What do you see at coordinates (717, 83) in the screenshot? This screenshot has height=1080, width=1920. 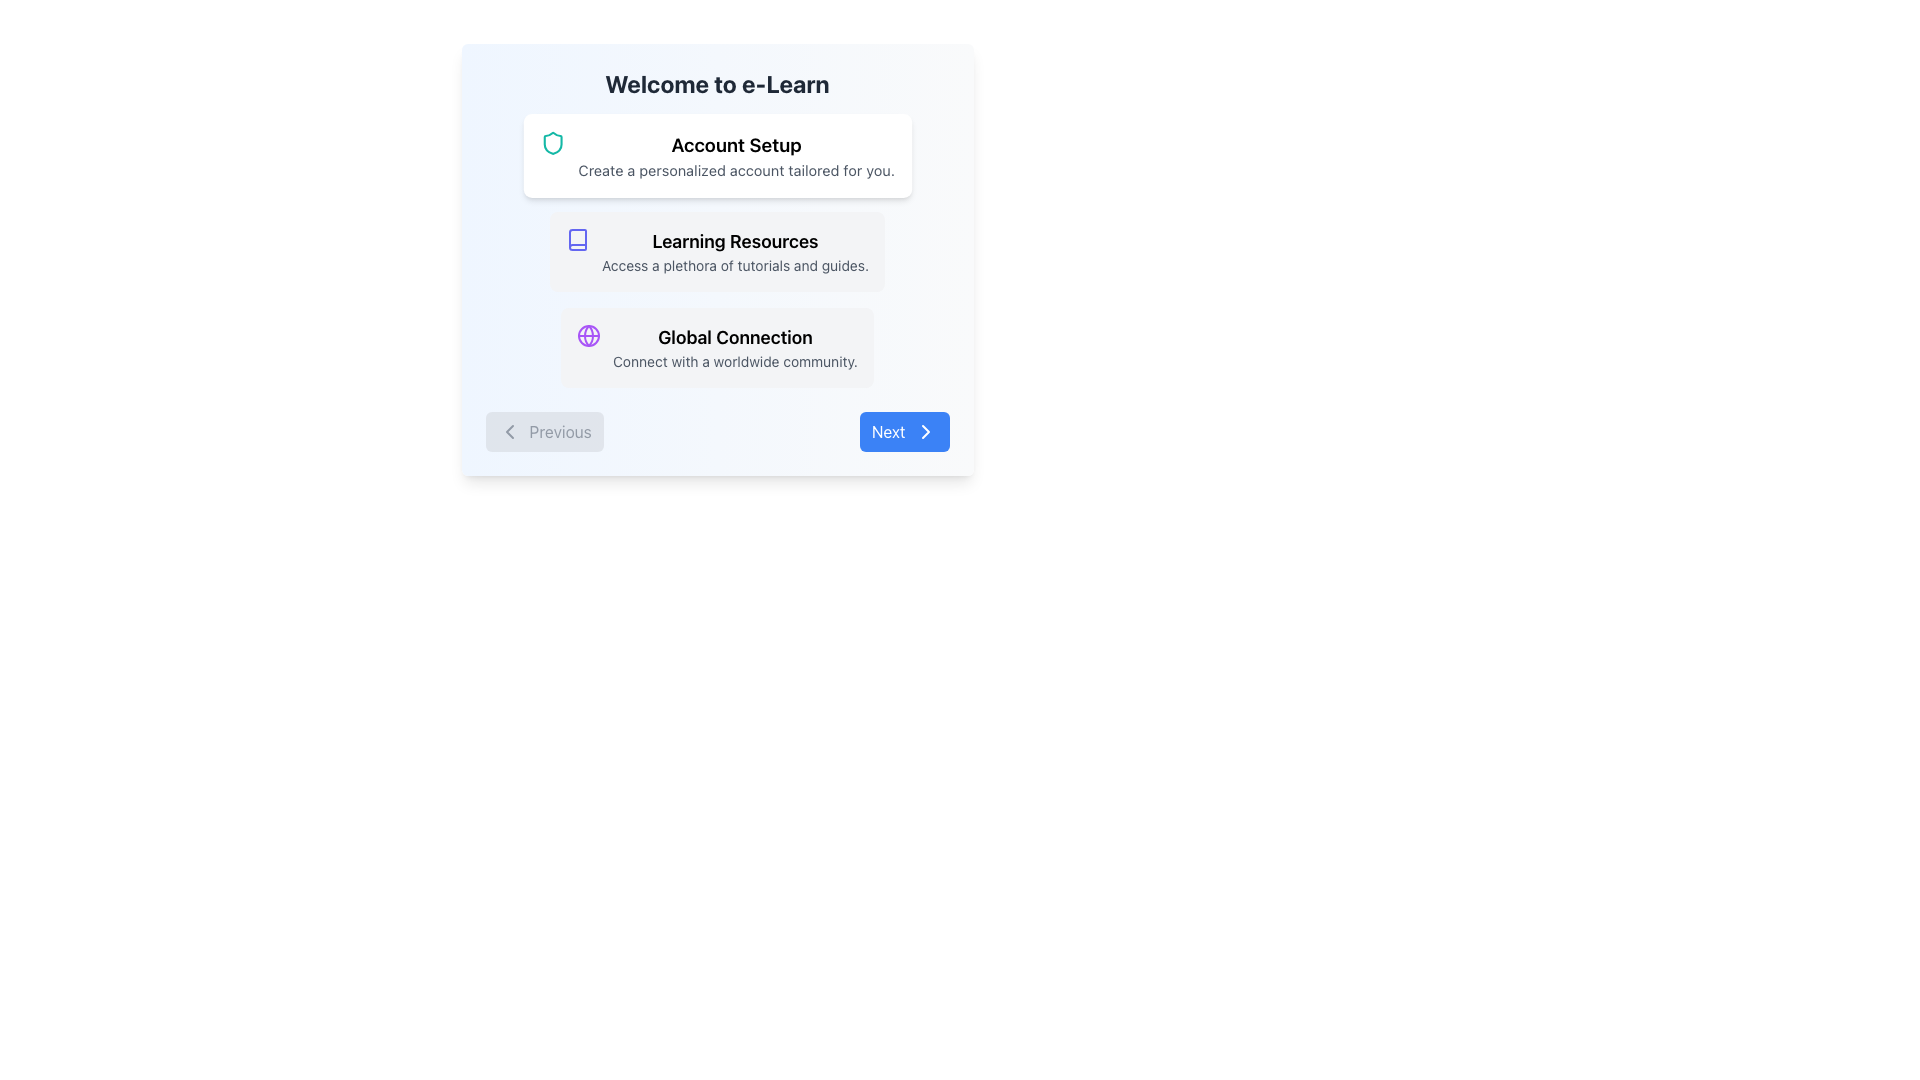 I see `the bold, large-sized text displaying 'Welcome to e-Learn', which is center-aligned and prominently positioned near the top of the interface` at bounding box center [717, 83].